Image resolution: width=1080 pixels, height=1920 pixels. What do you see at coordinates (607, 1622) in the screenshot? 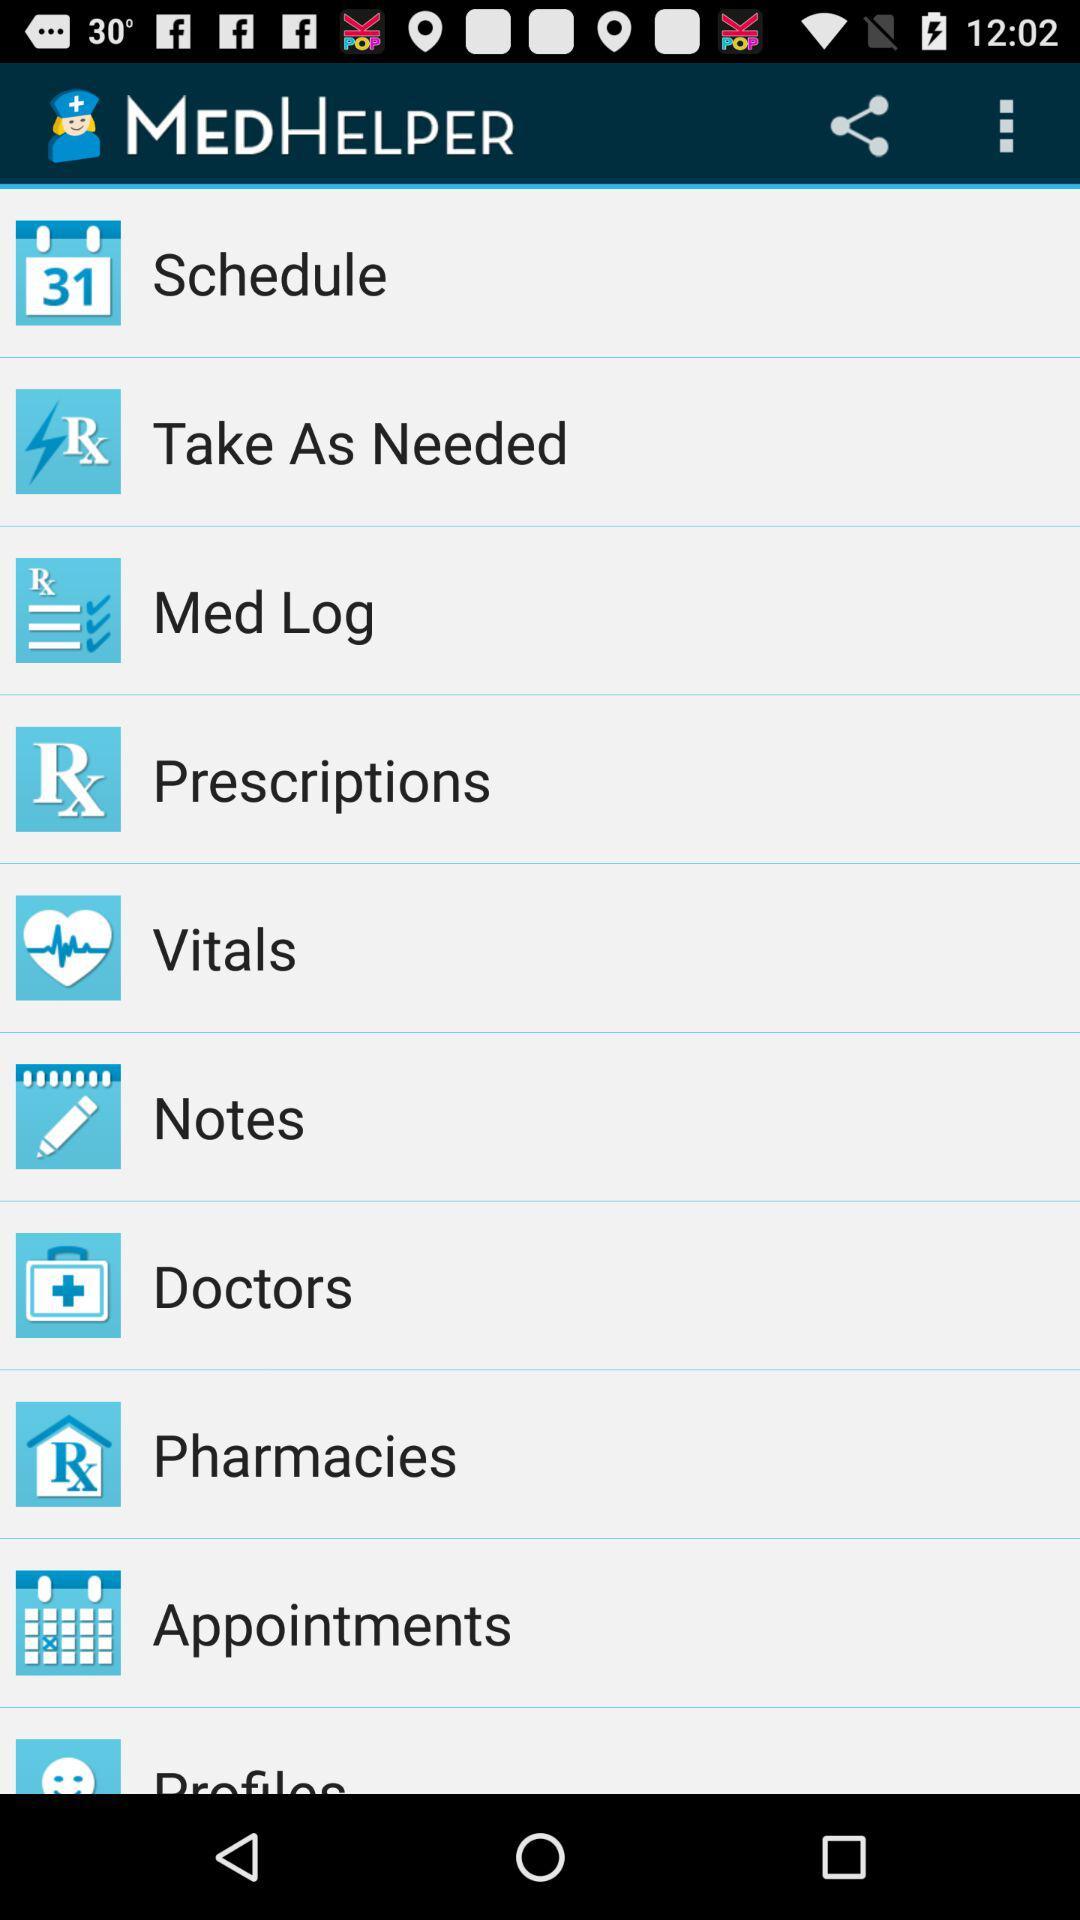
I see `appointments app` at bounding box center [607, 1622].